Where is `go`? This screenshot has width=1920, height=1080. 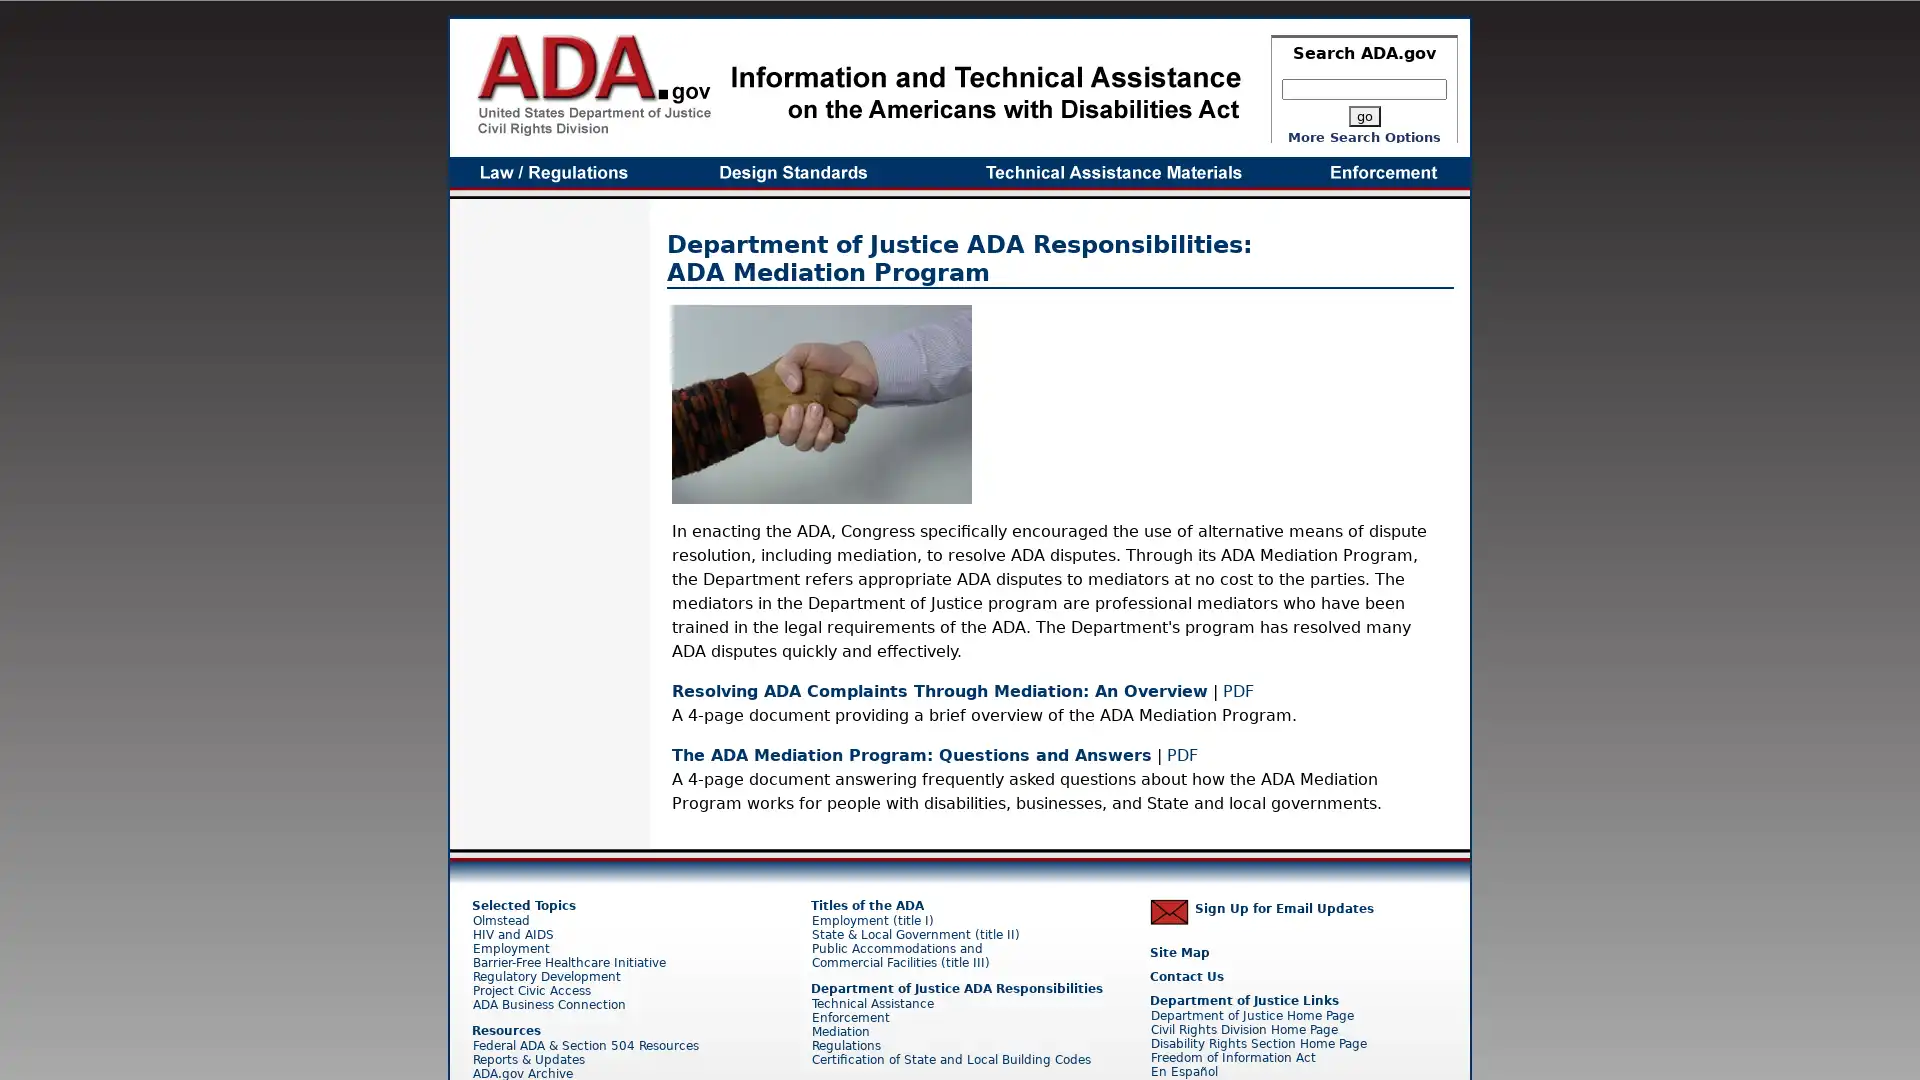
go is located at coordinates (1362, 116).